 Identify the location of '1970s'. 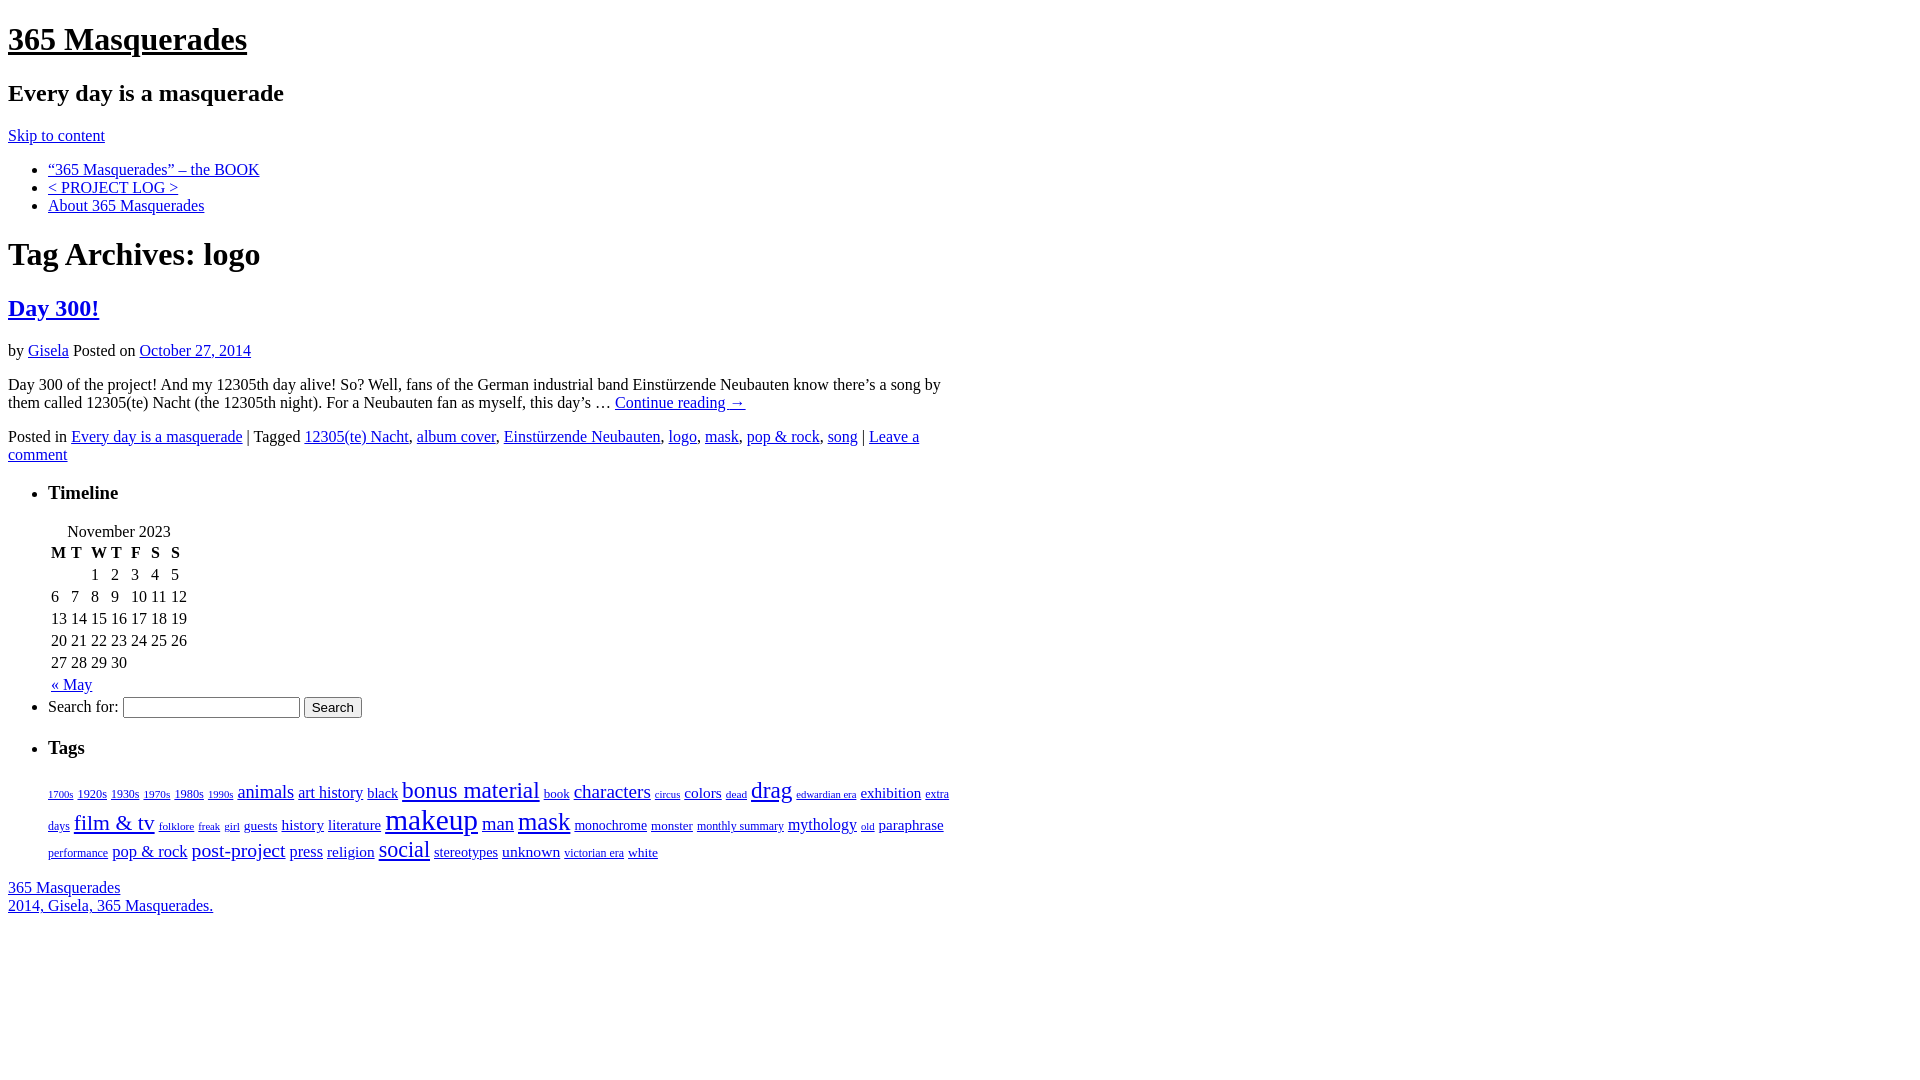
(155, 793).